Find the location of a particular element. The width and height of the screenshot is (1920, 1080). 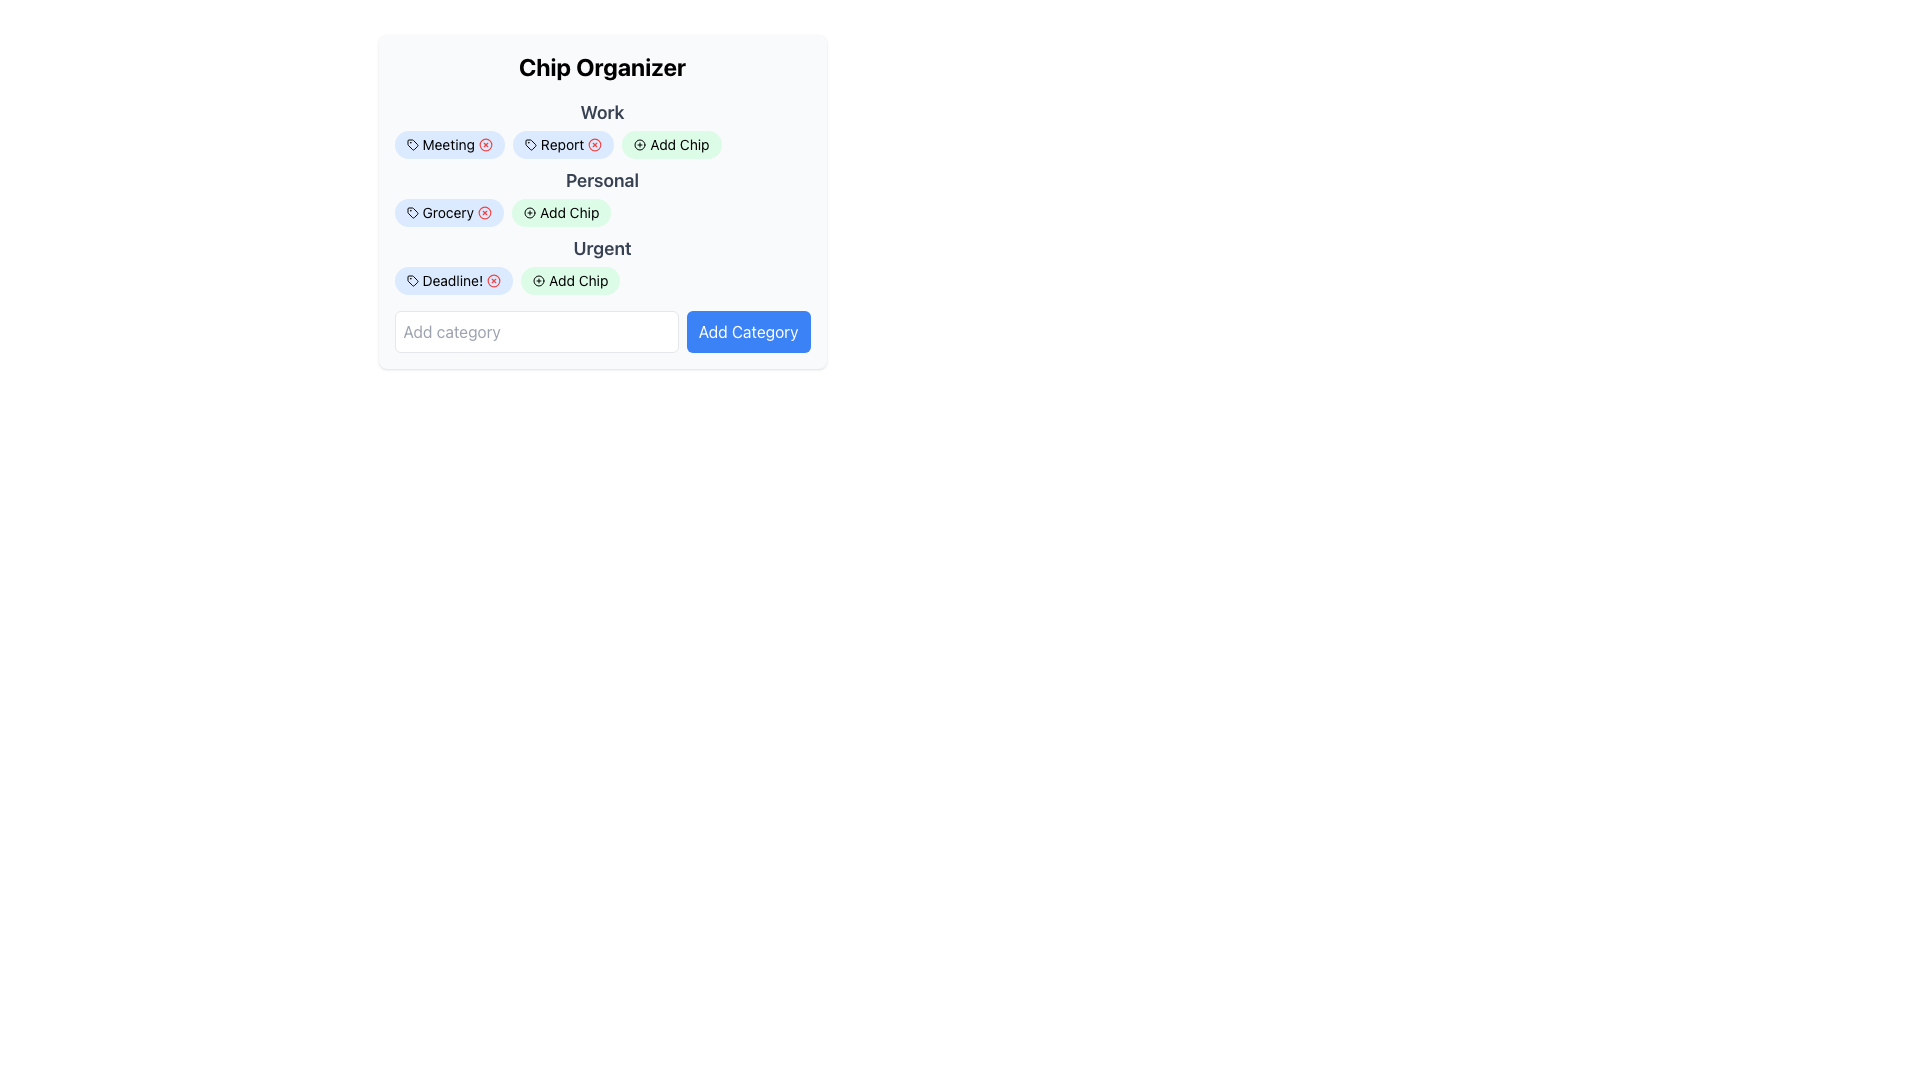

the 'Add Chip' icon button located in the second row under 'Personal' in the 'Work' section is located at coordinates (530, 212).